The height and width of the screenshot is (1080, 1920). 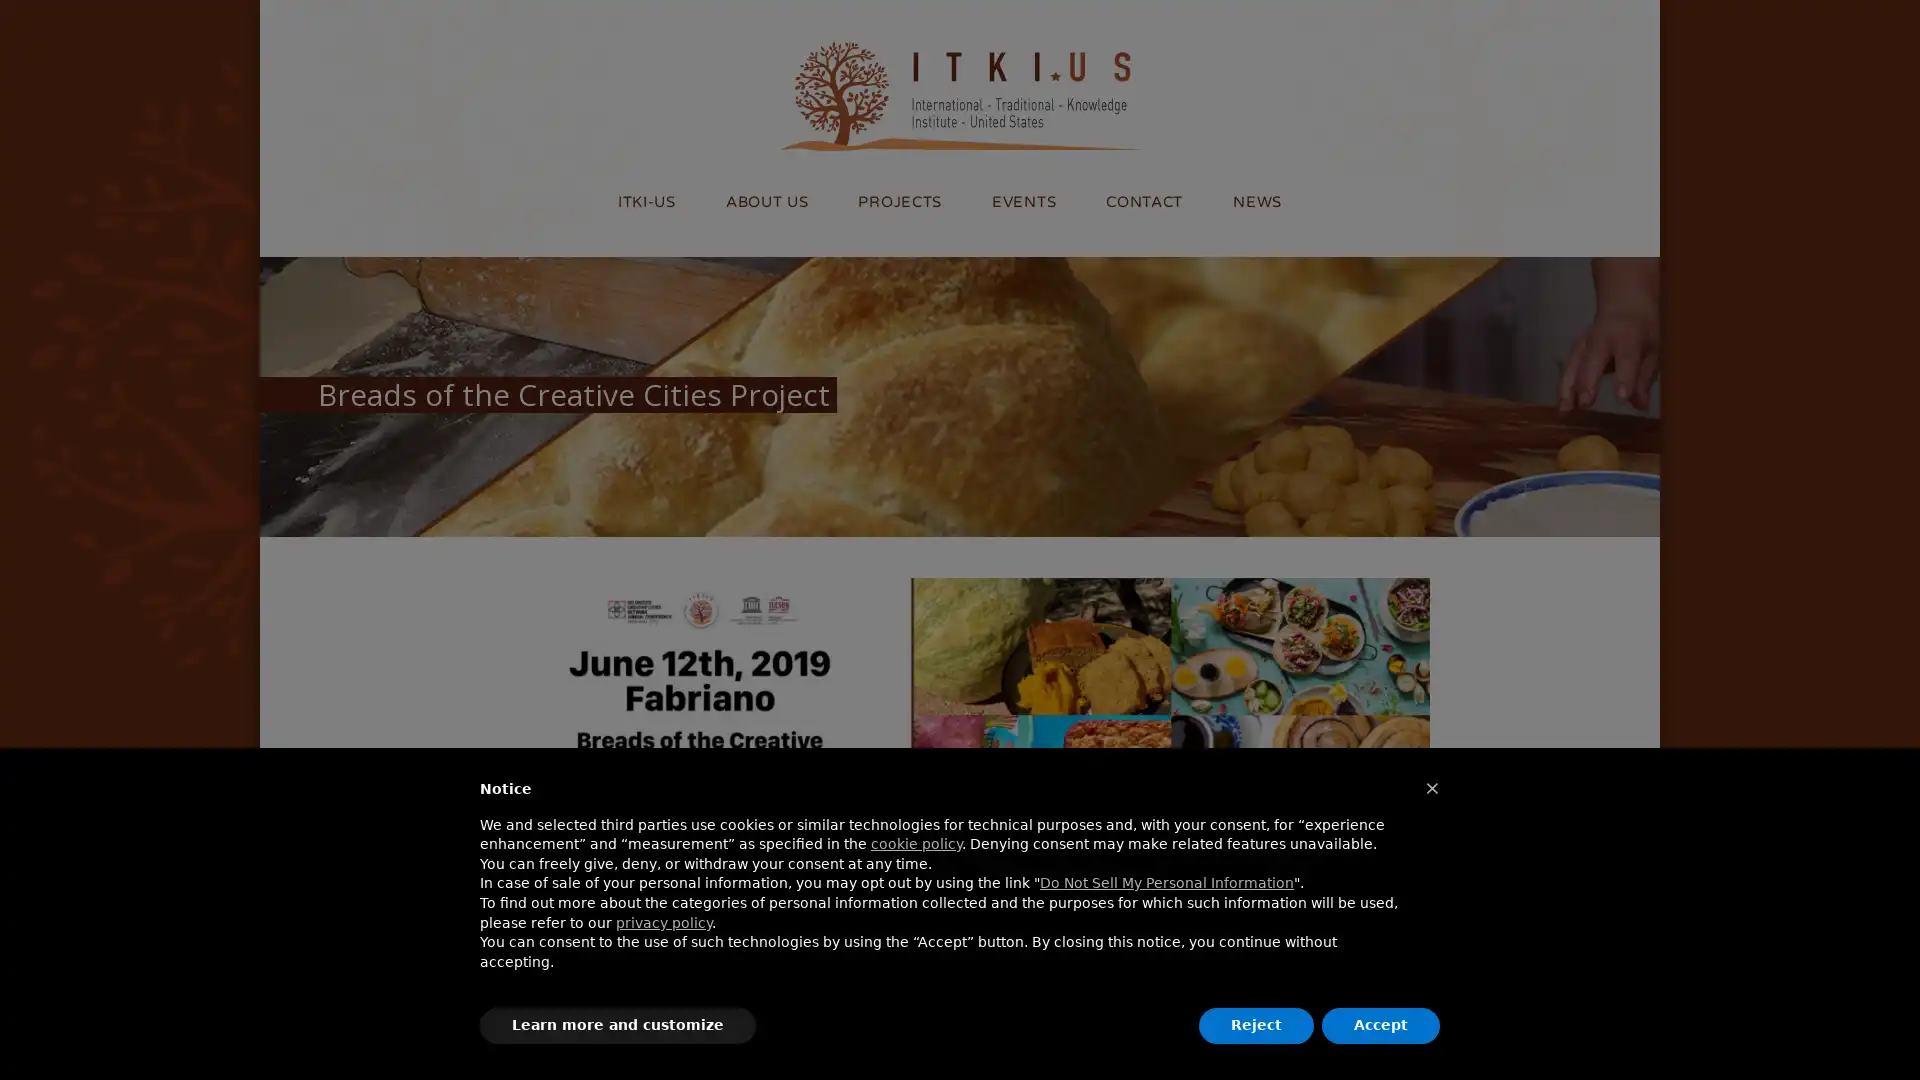 I want to click on Reject, so click(x=1255, y=1026).